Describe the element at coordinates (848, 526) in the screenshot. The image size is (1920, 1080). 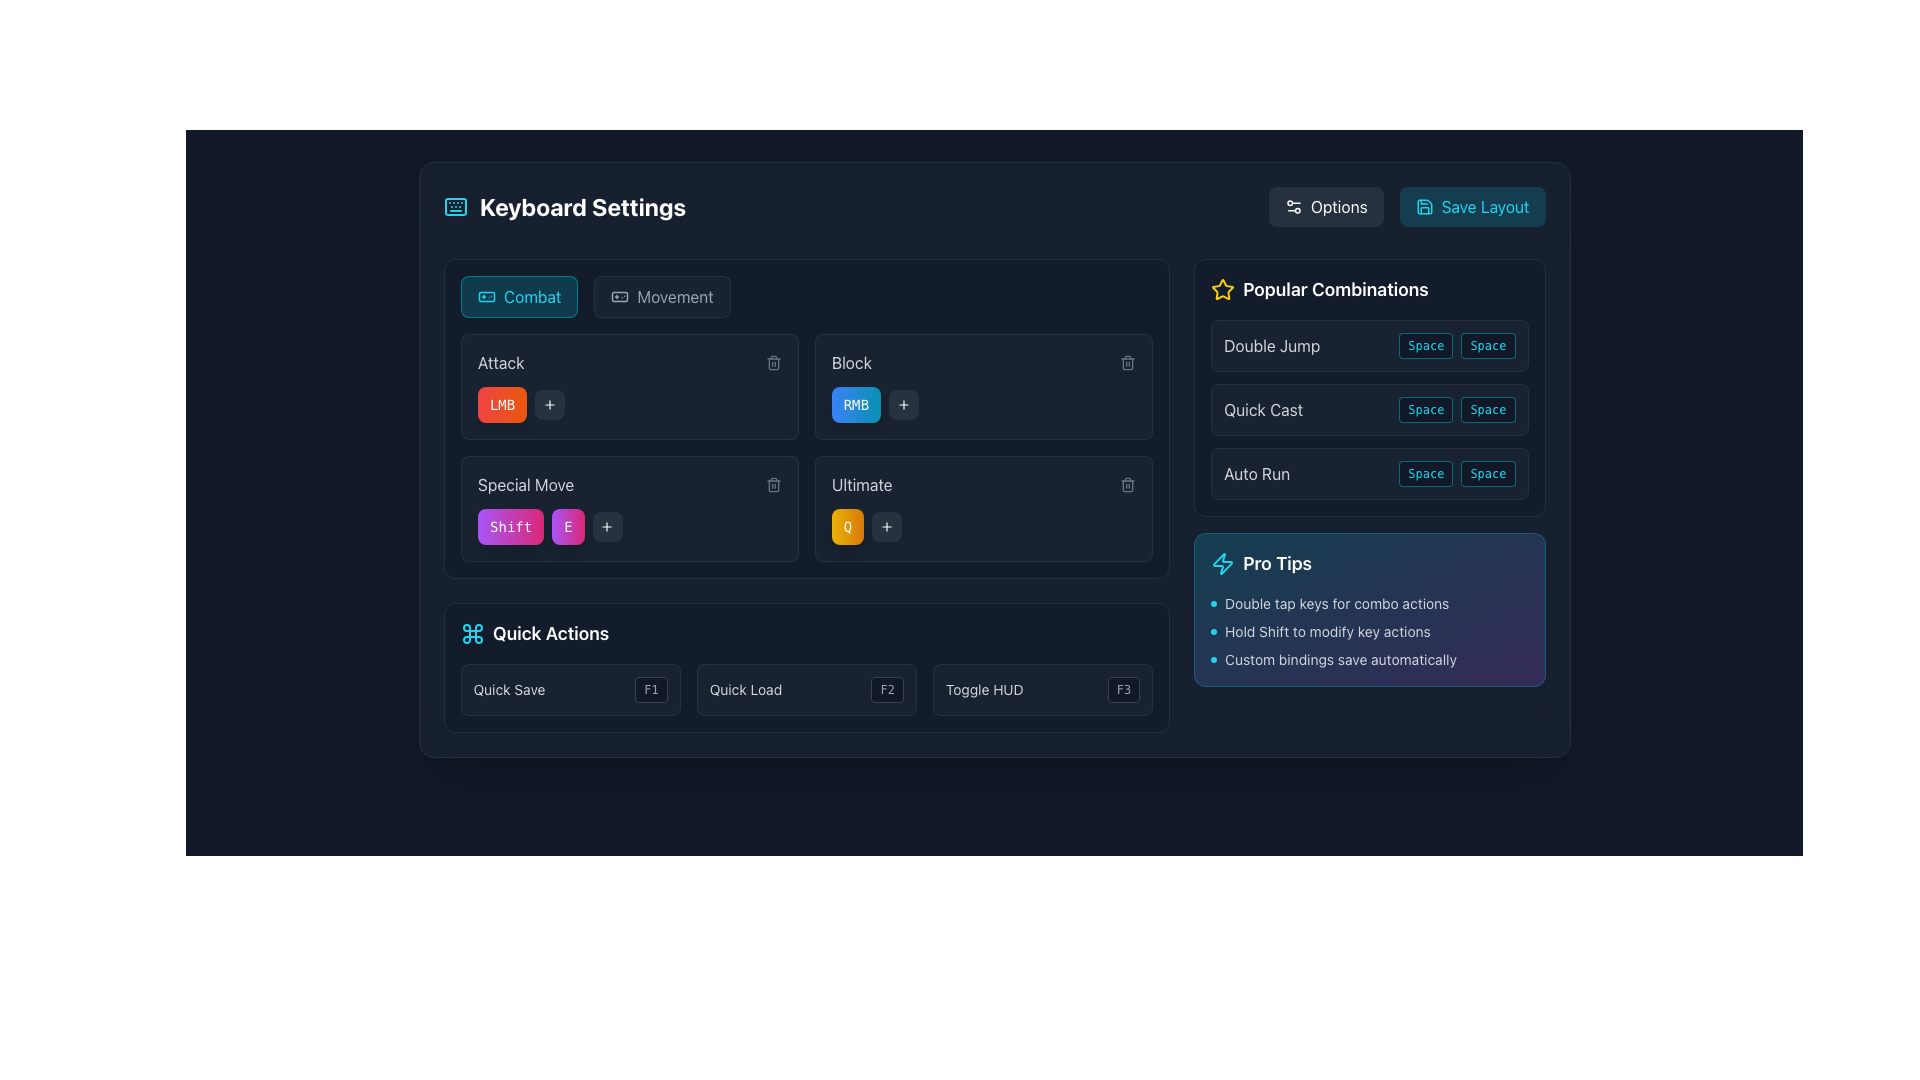
I see `the 'Q' button in the 'Ultimate' section of the 'Combat' tab, which is located to the left of the '+' symbol` at that location.